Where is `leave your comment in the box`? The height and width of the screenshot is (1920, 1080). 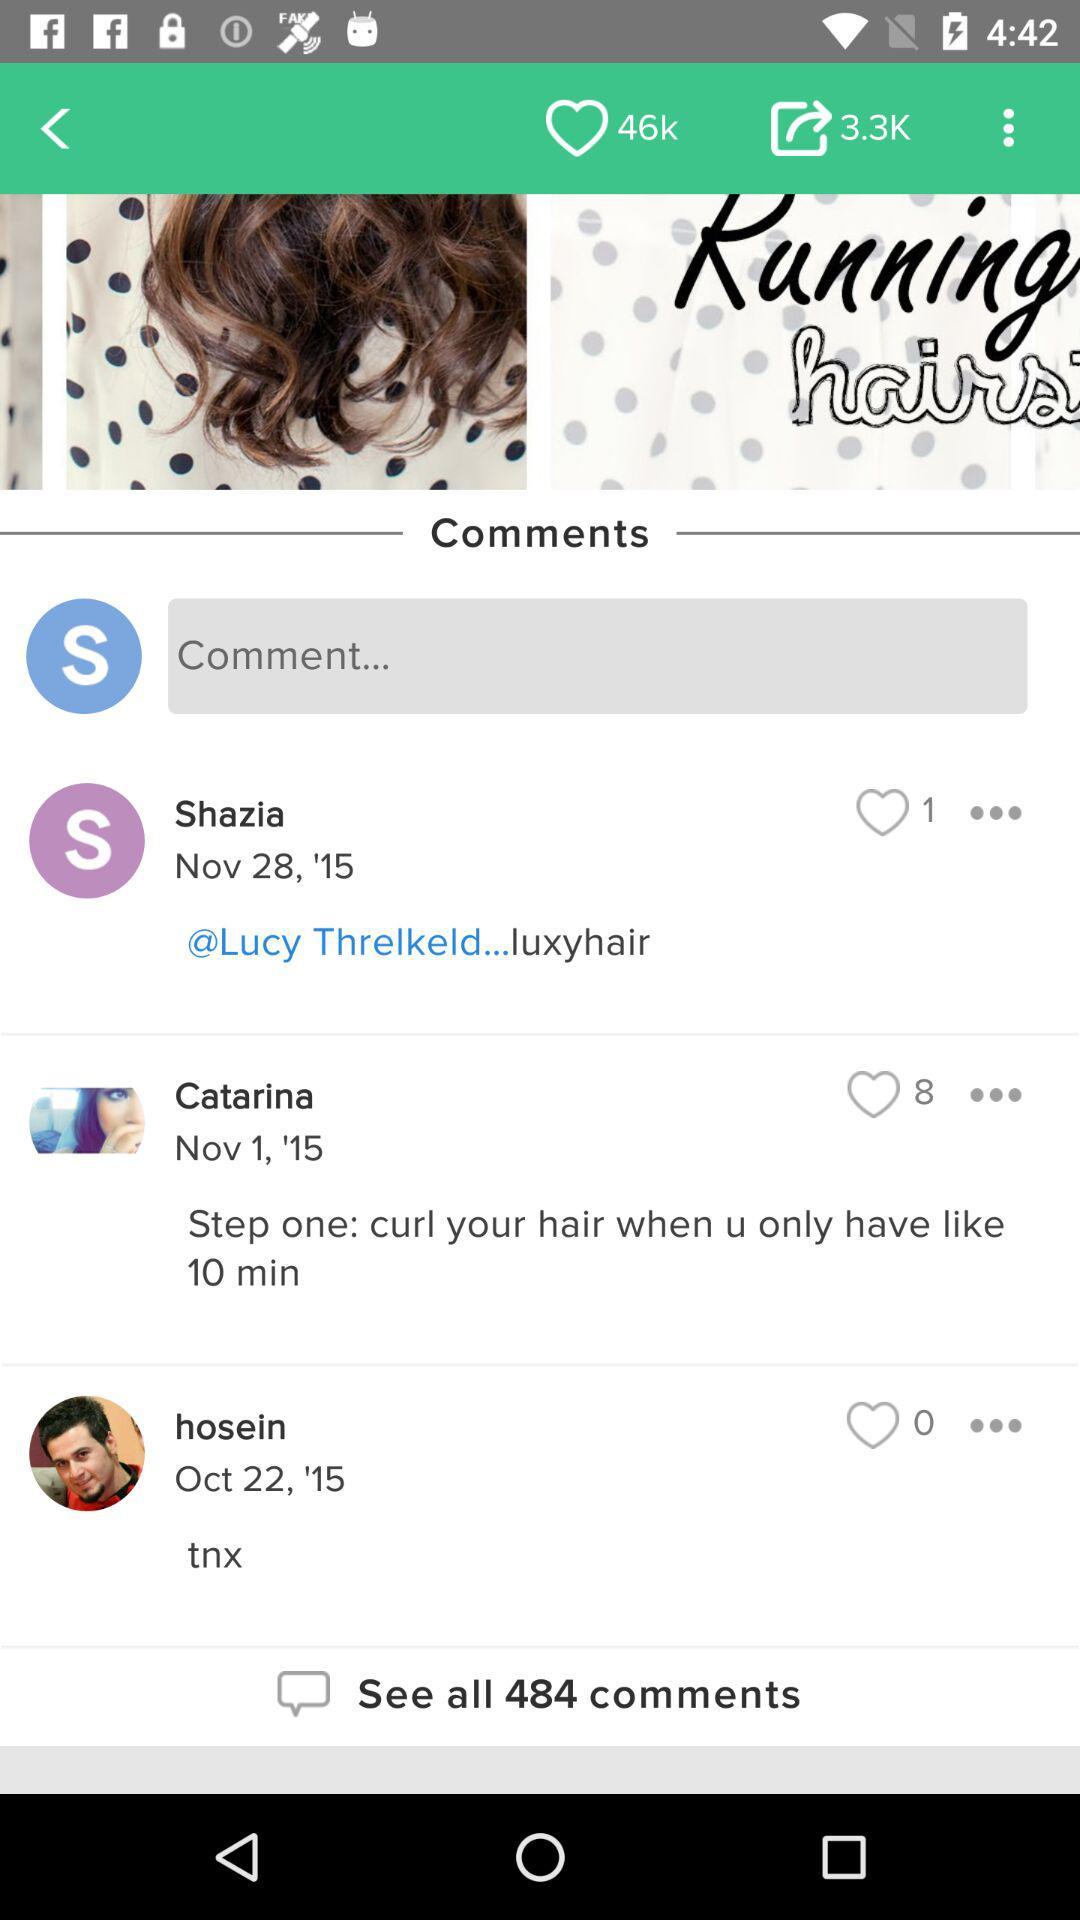
leave your comment in the box is located at coordinates (596, 656).